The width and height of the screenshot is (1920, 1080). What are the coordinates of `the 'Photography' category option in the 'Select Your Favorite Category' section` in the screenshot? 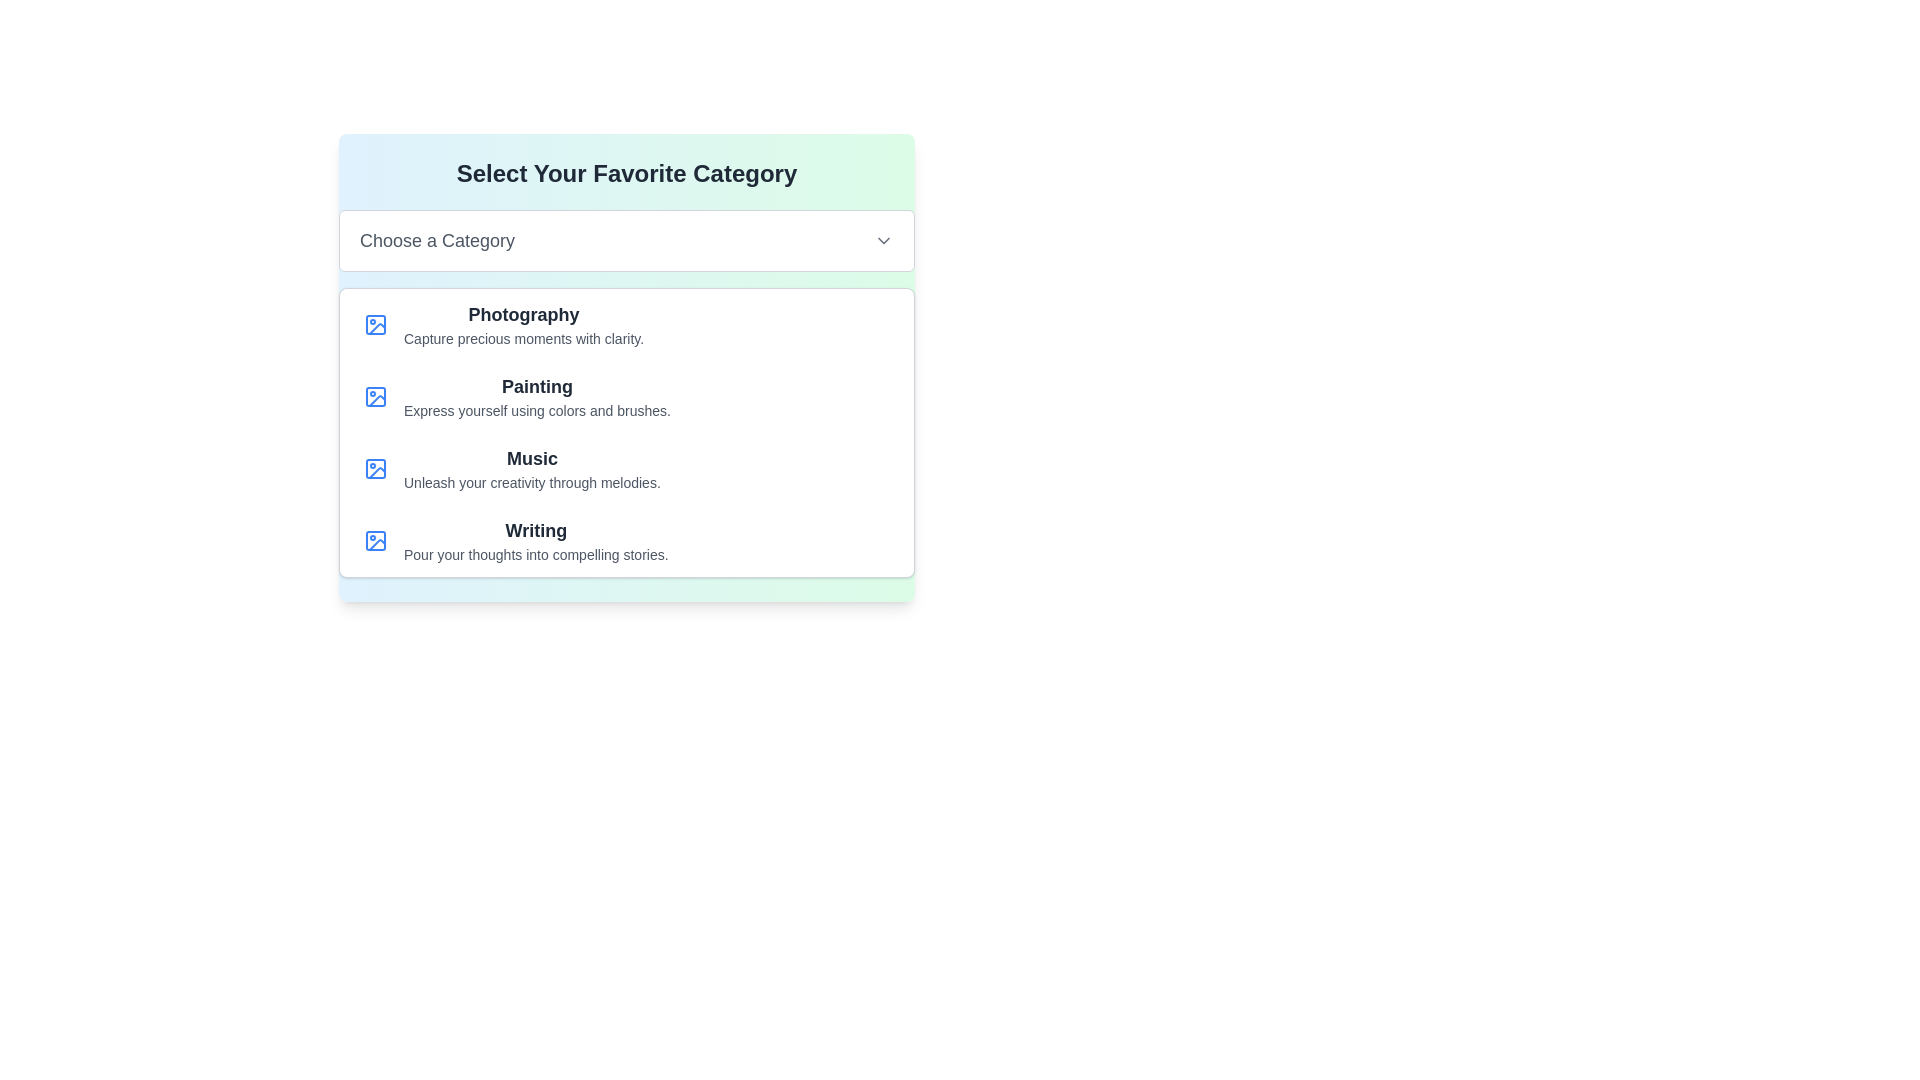 It's located at (523, 323).